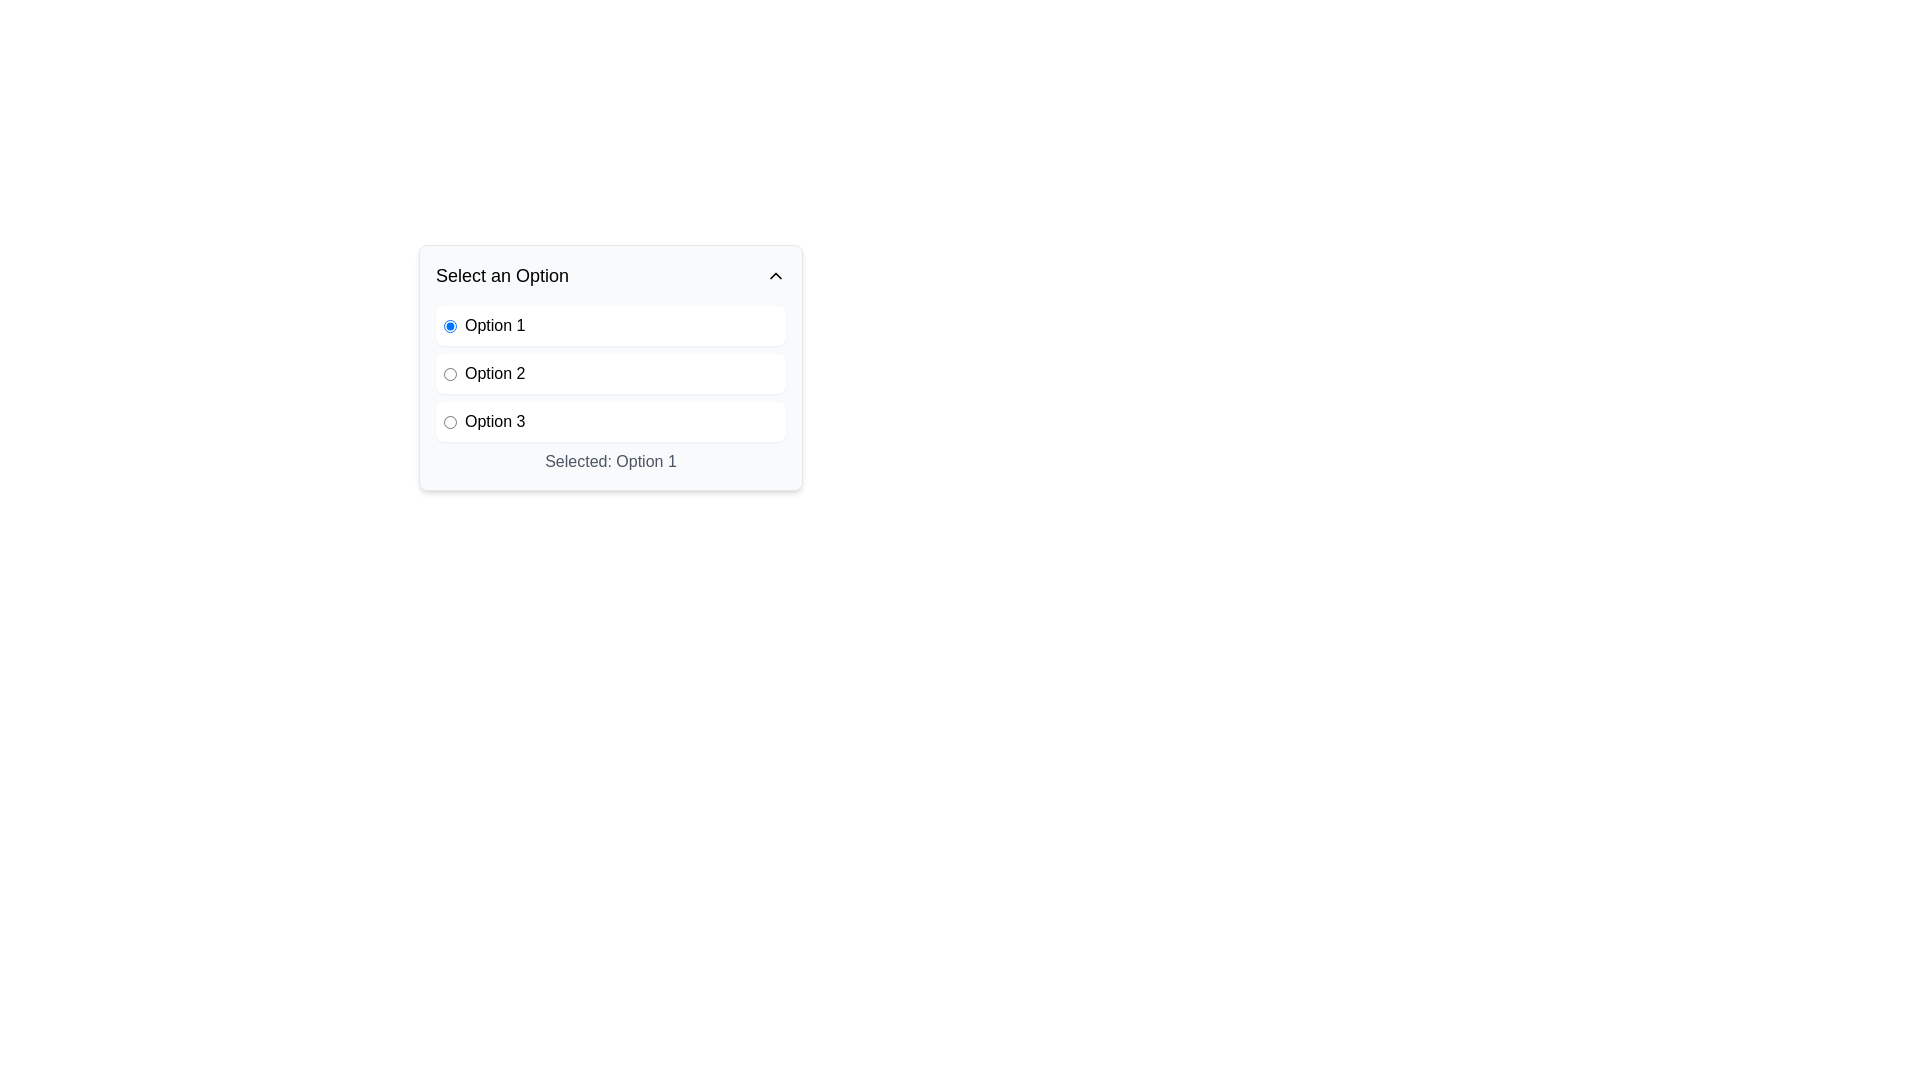 The width and height of the screenshot is (1920, 1080). Describe the element at coordinates (449, 420) in the screenshot. I see `the 'Option 3' radio button by navigating to it` at that location.